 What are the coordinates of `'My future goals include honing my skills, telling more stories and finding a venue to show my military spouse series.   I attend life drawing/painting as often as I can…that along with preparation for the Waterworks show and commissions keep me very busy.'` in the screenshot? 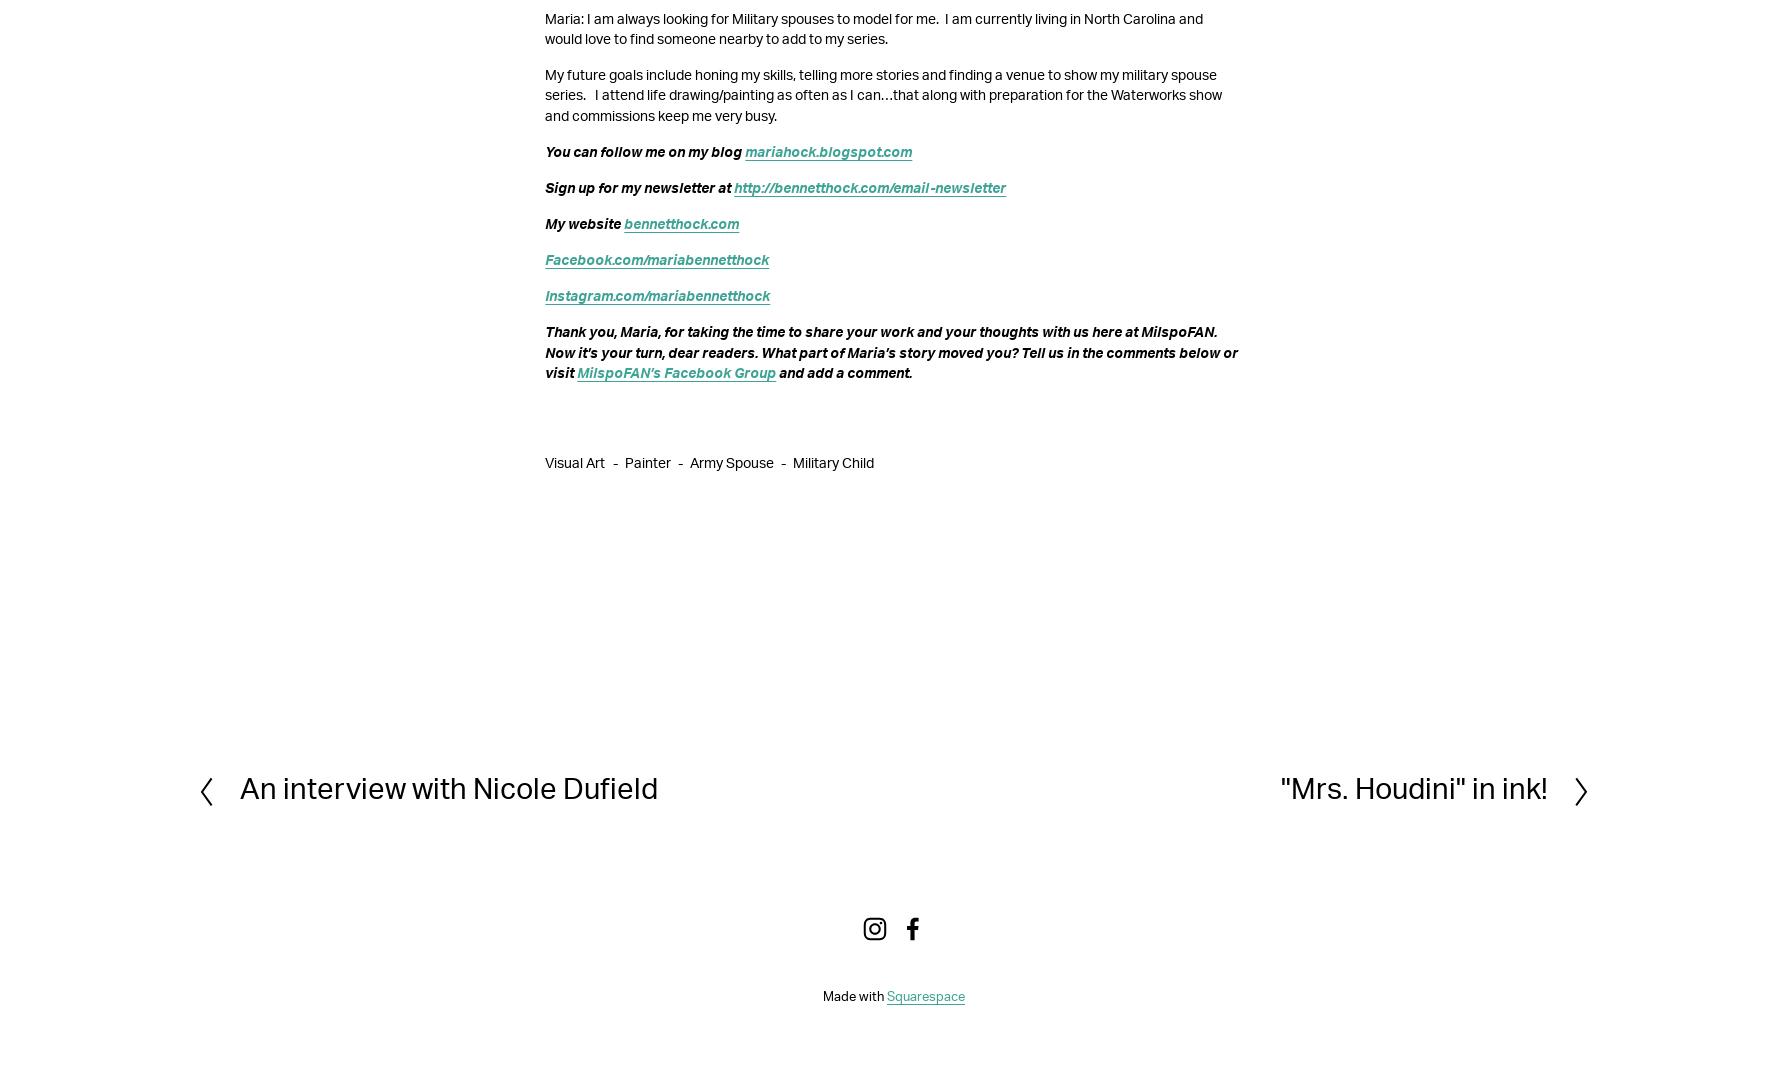 It's located at (884, 94).